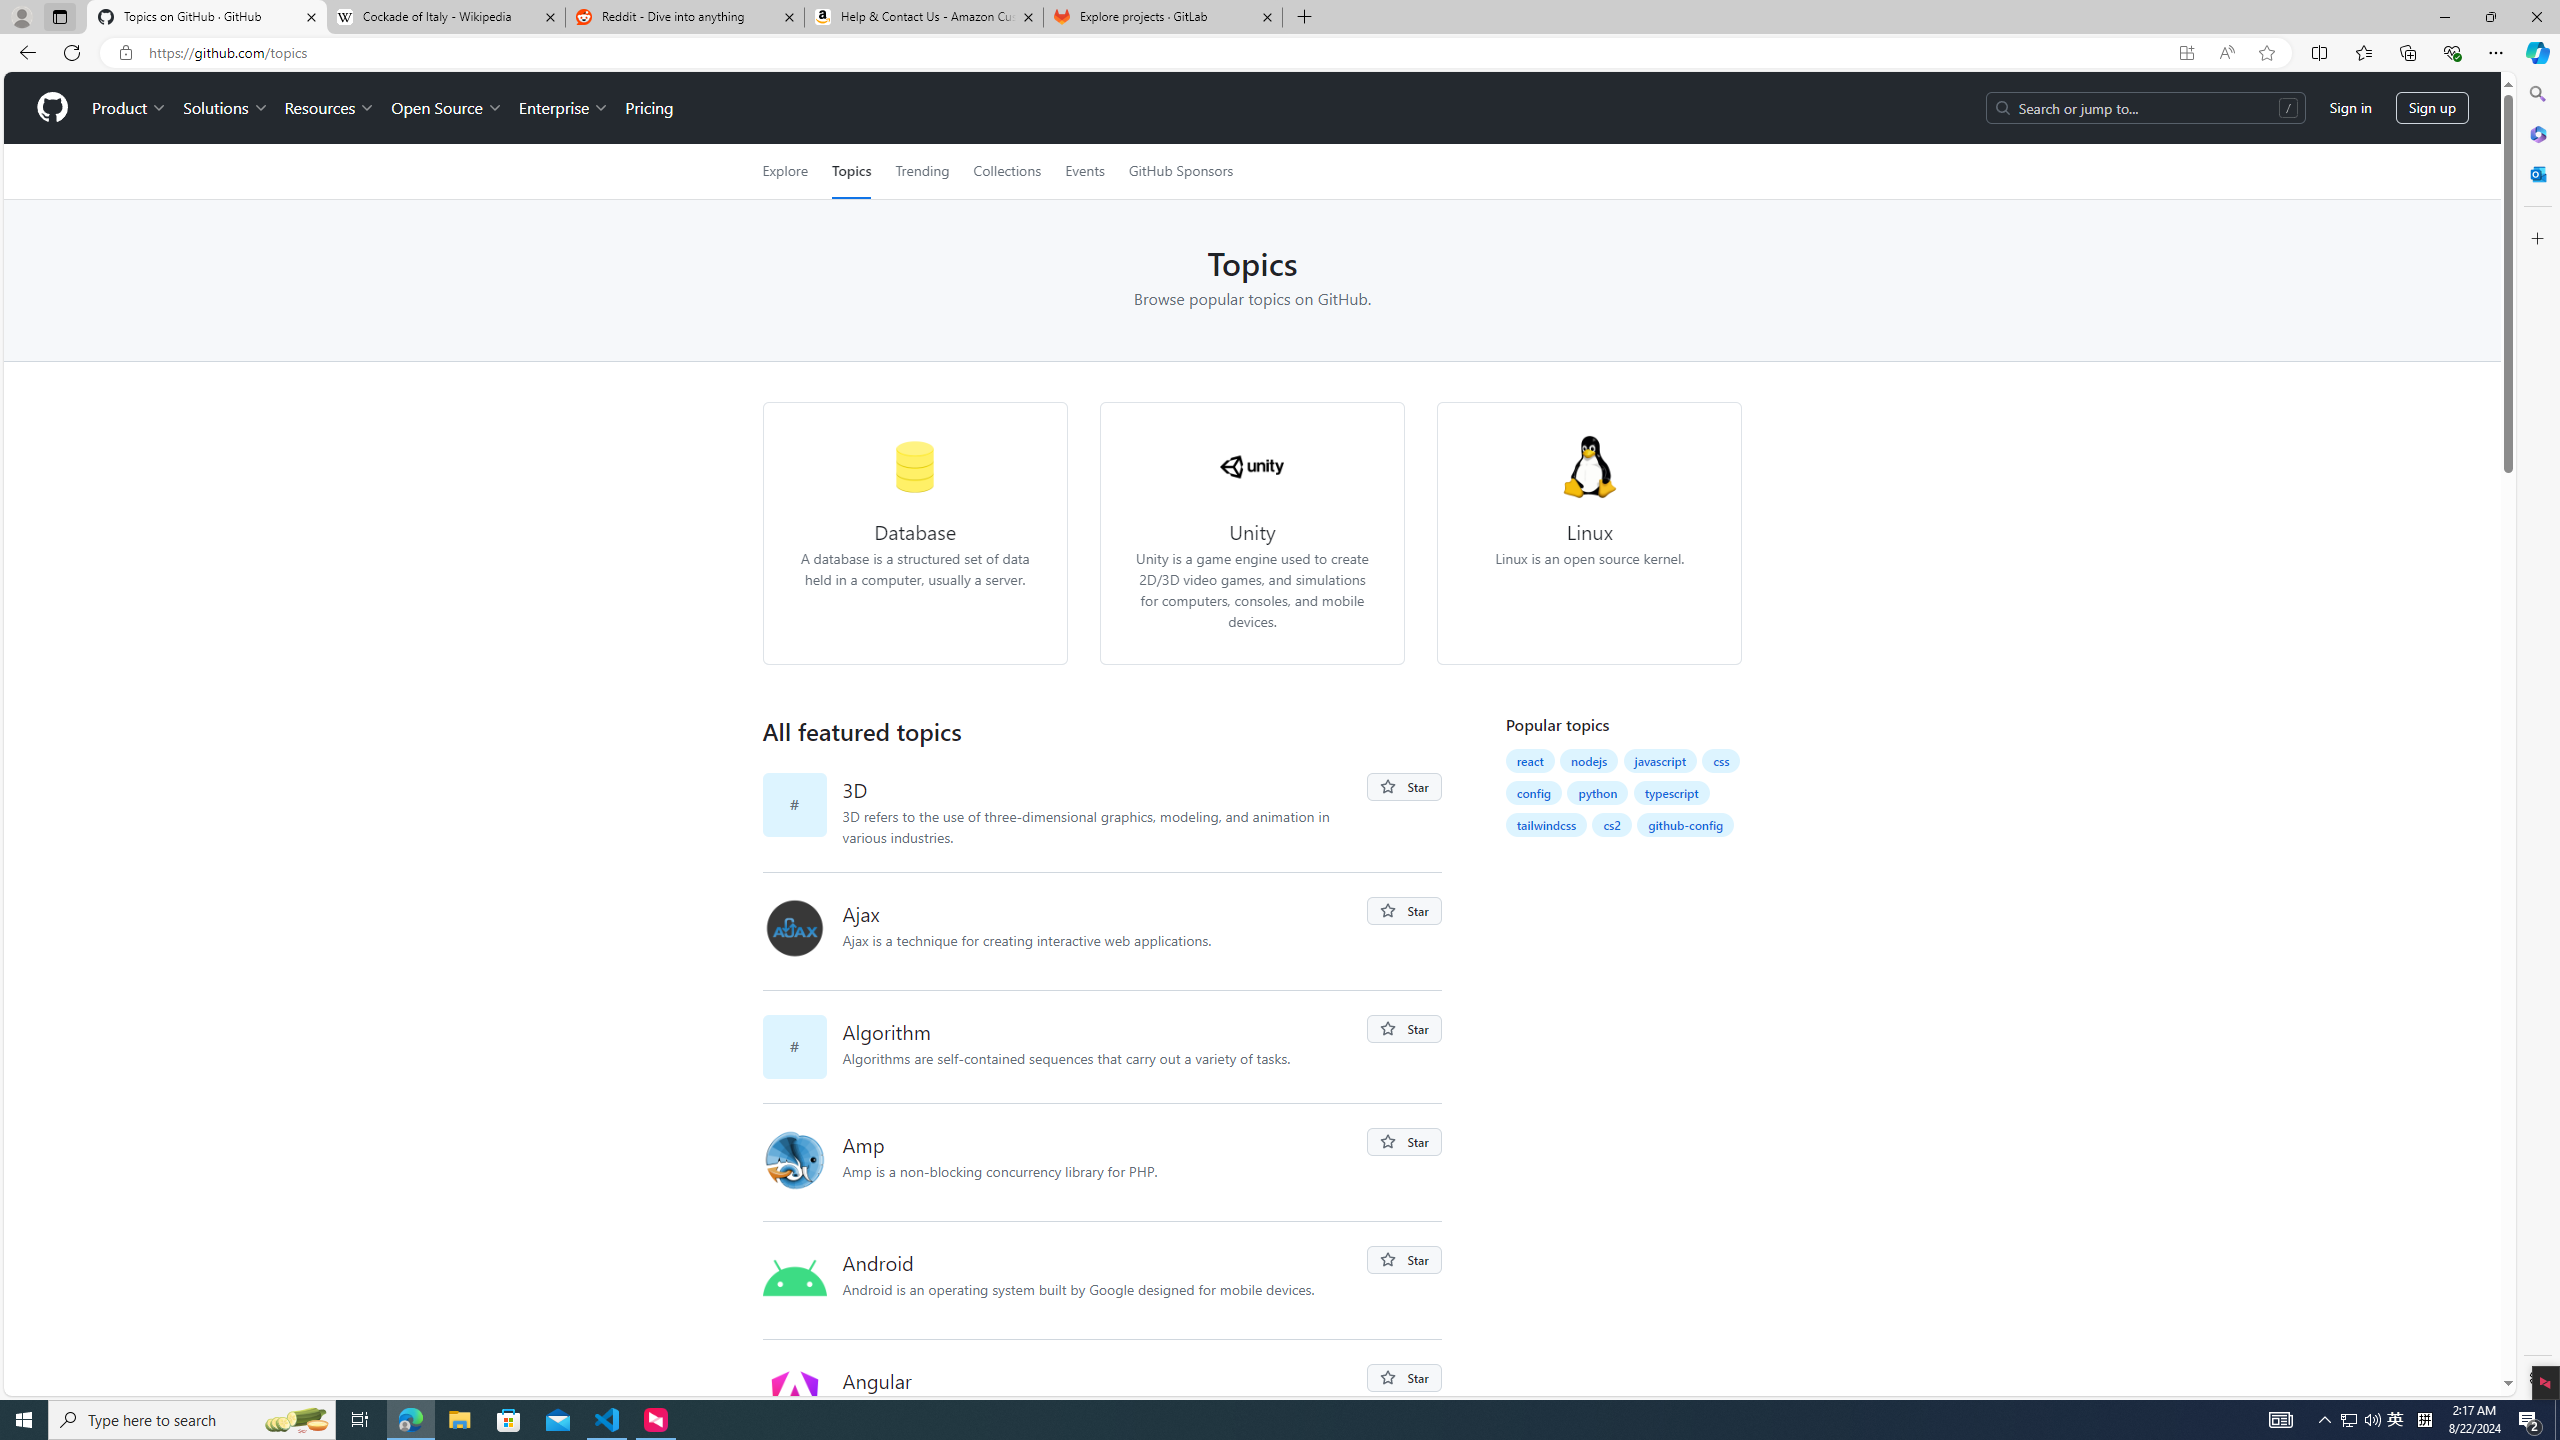  I want to click on 'App available. Install GitHub', so click(2185, 53).